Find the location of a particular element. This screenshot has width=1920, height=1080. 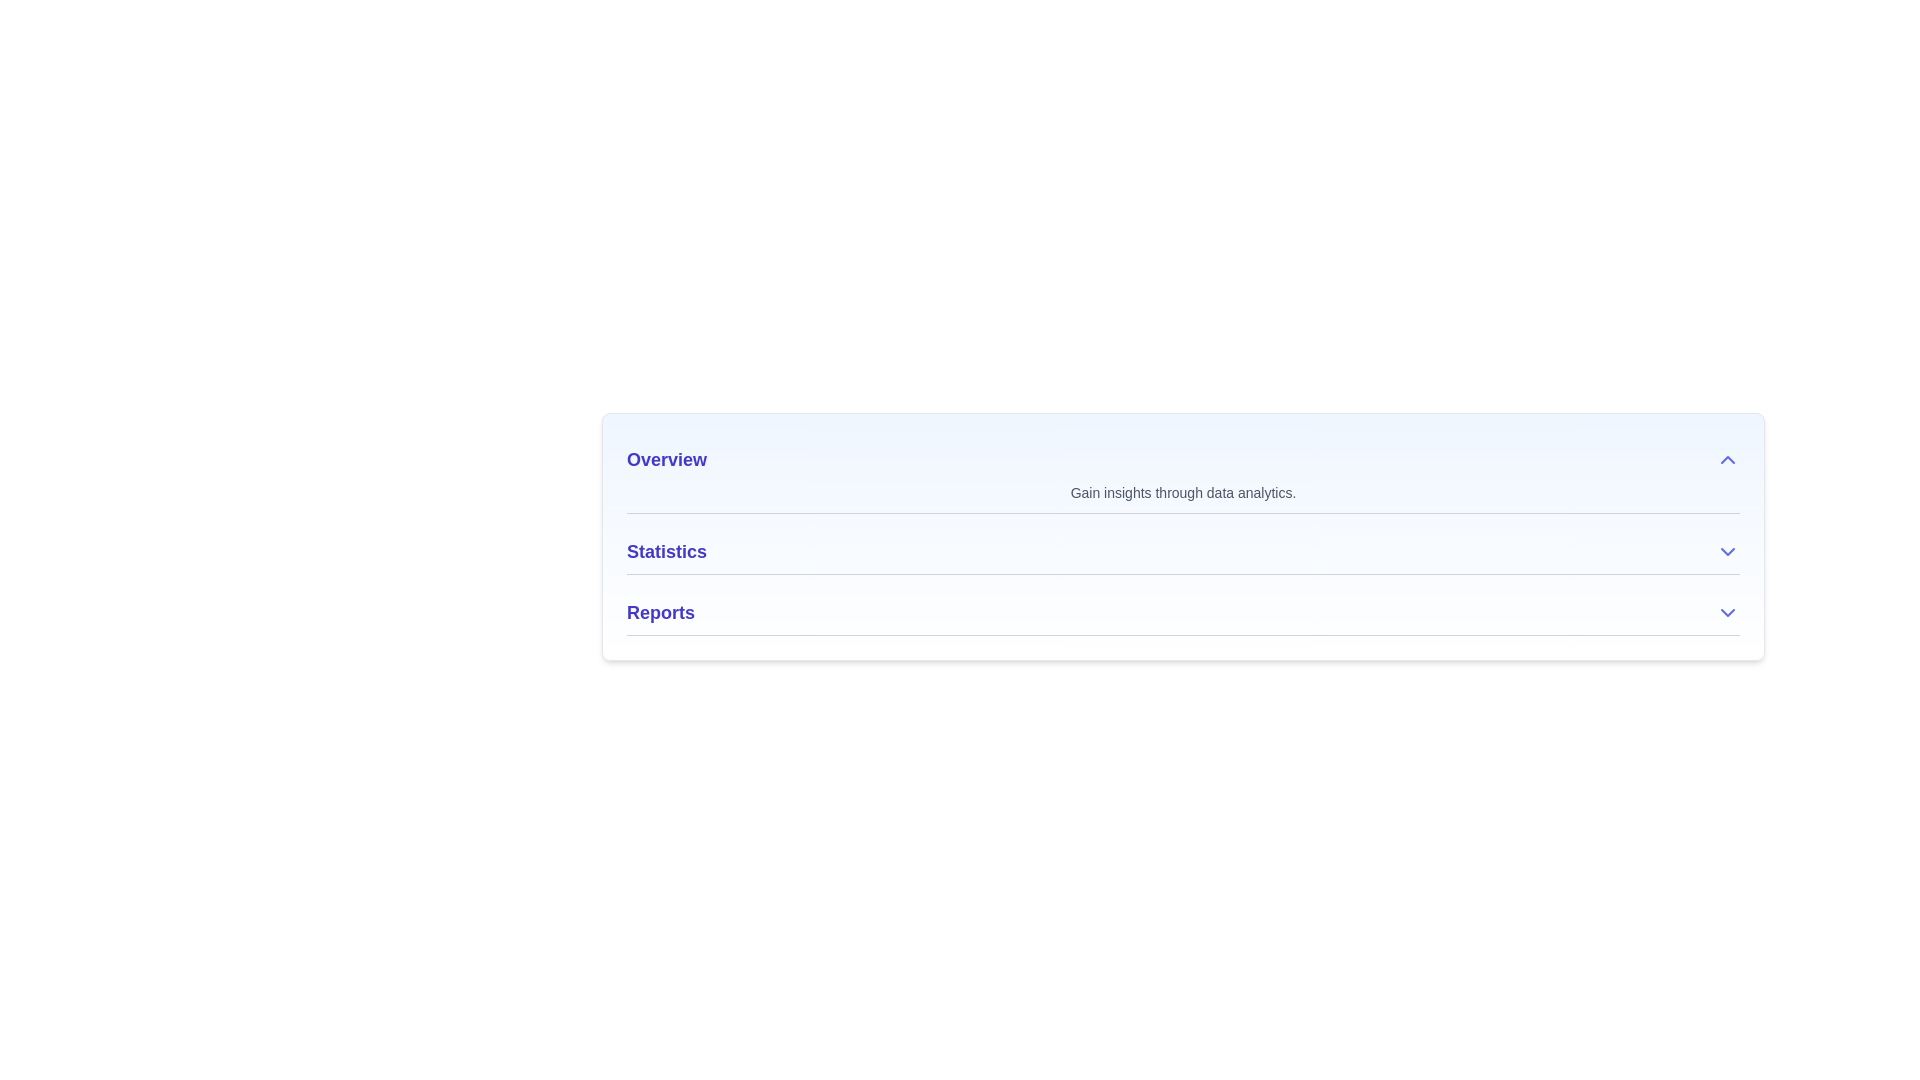

the indigo downward-facing chevron icon located to the right of the 'Reports' header is located at coordinates (1727, 611).